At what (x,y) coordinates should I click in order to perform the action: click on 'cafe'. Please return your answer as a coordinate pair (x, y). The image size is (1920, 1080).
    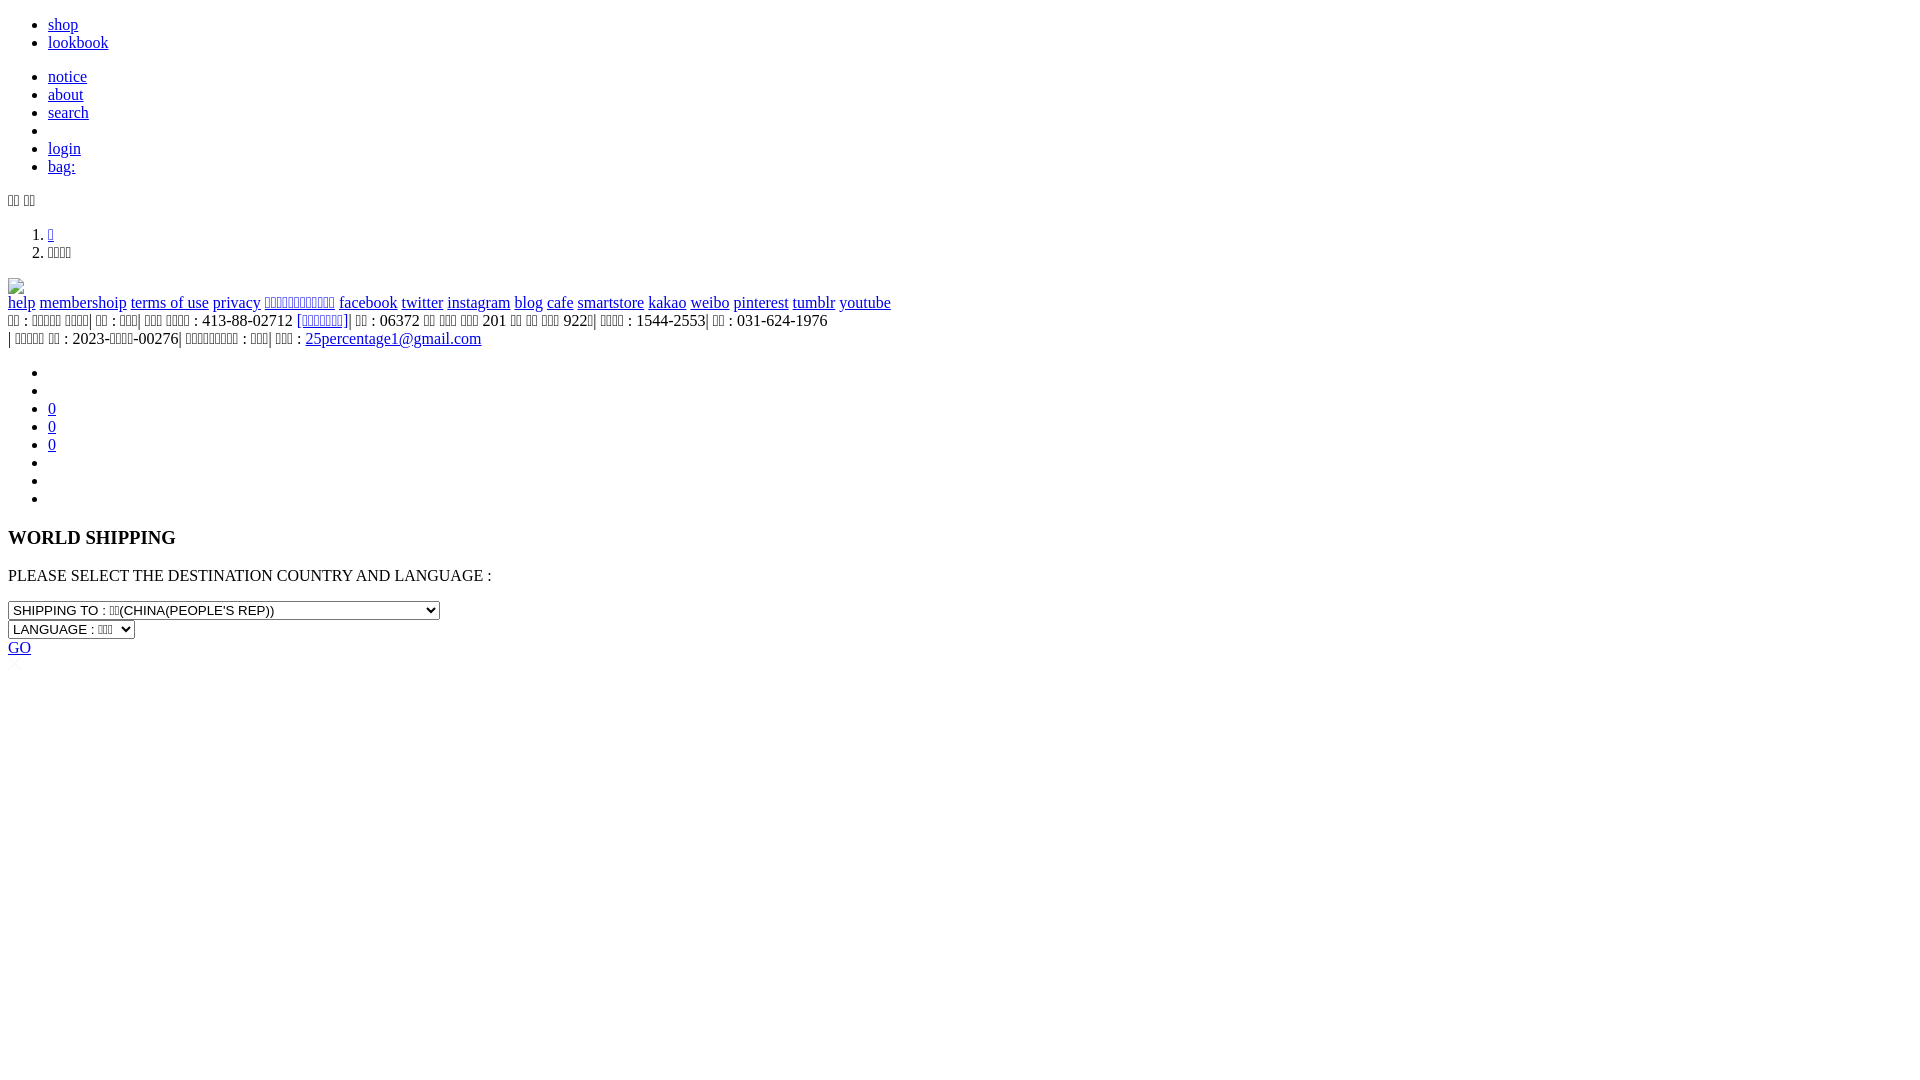
    Looking at the image, I should click on (560, 302).